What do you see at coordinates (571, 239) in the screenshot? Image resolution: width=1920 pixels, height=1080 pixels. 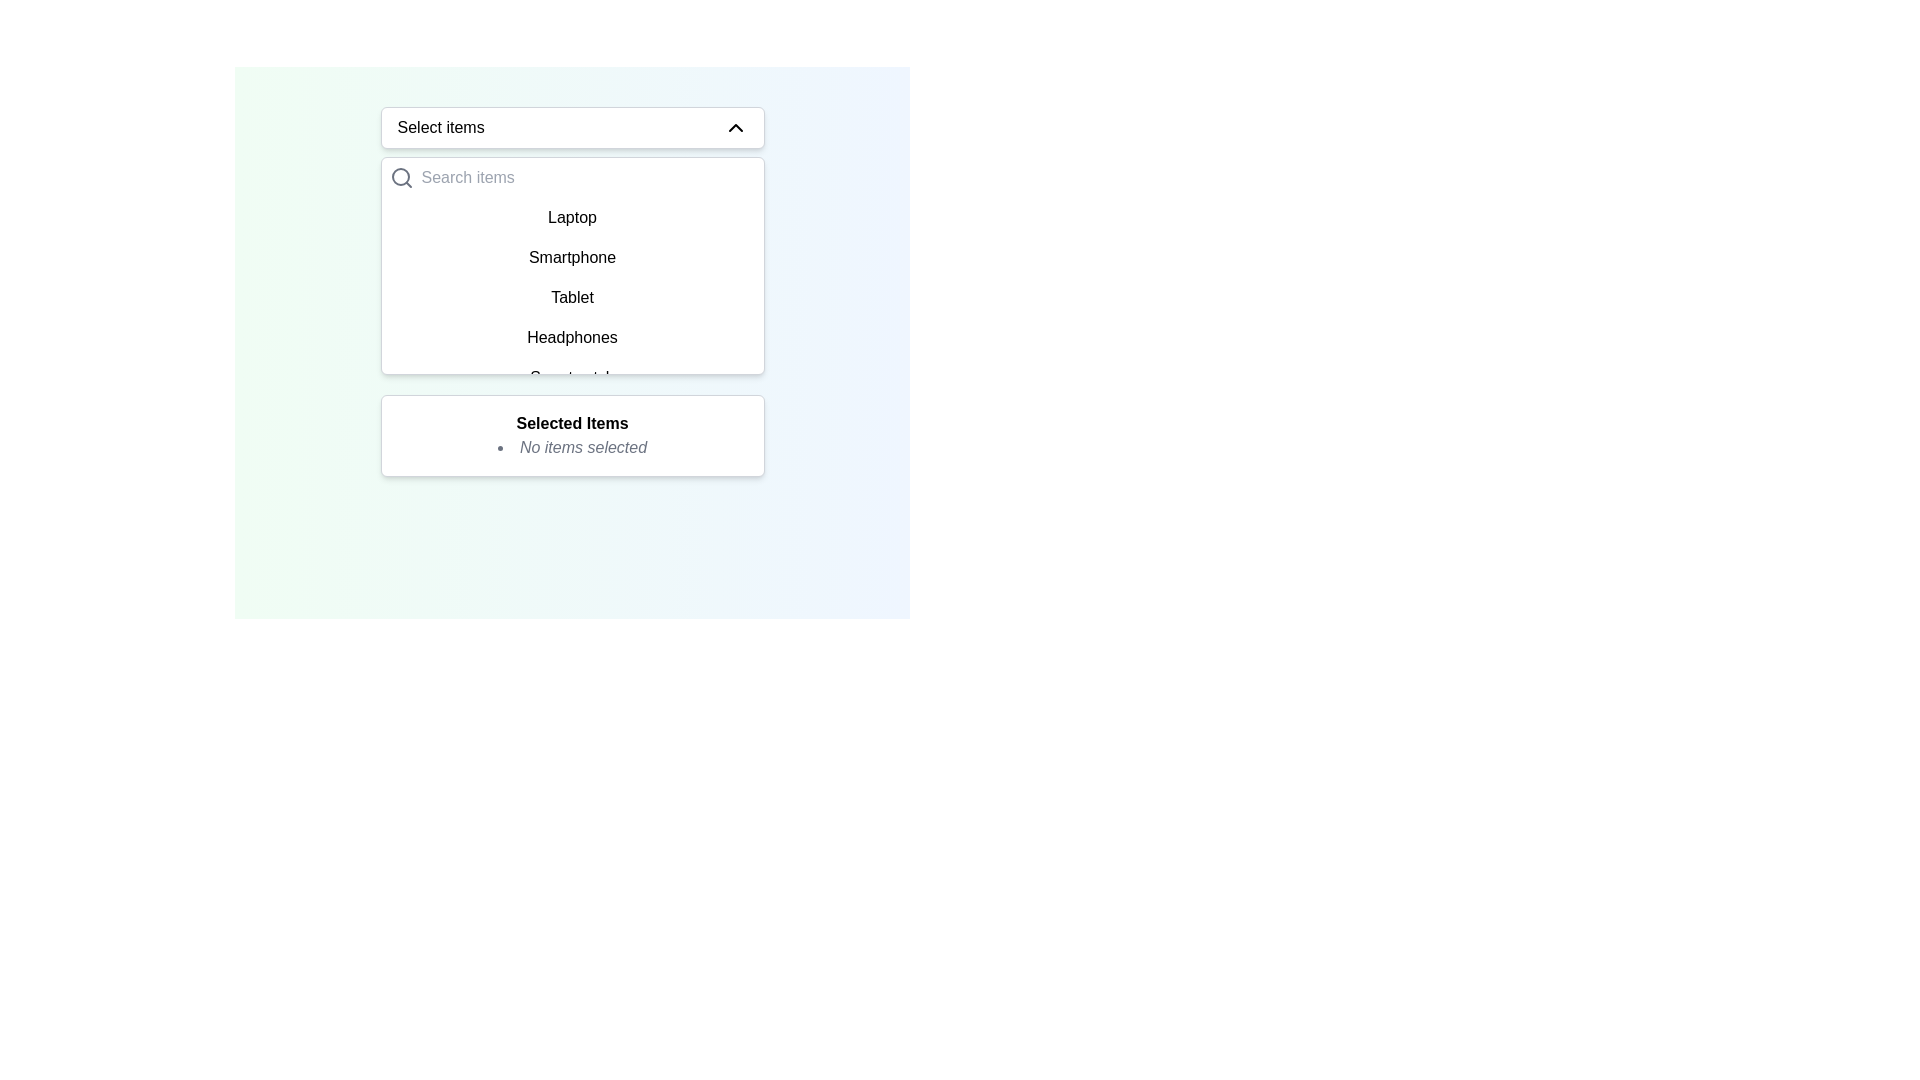 I see `the dropdown list item labeled 'Smartphone', which is the second item in the dropdown menu under the search bar 'Select items'` at bounding box center [571, 239].